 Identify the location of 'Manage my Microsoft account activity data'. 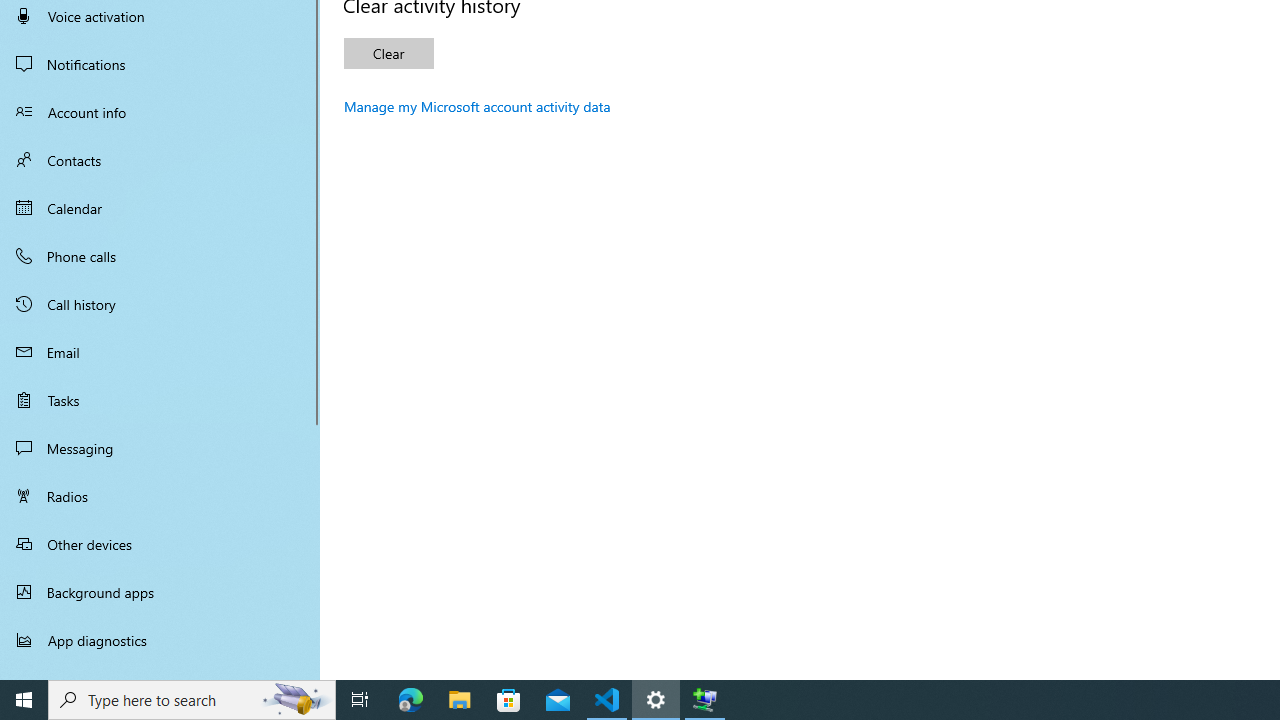
(476, 106).